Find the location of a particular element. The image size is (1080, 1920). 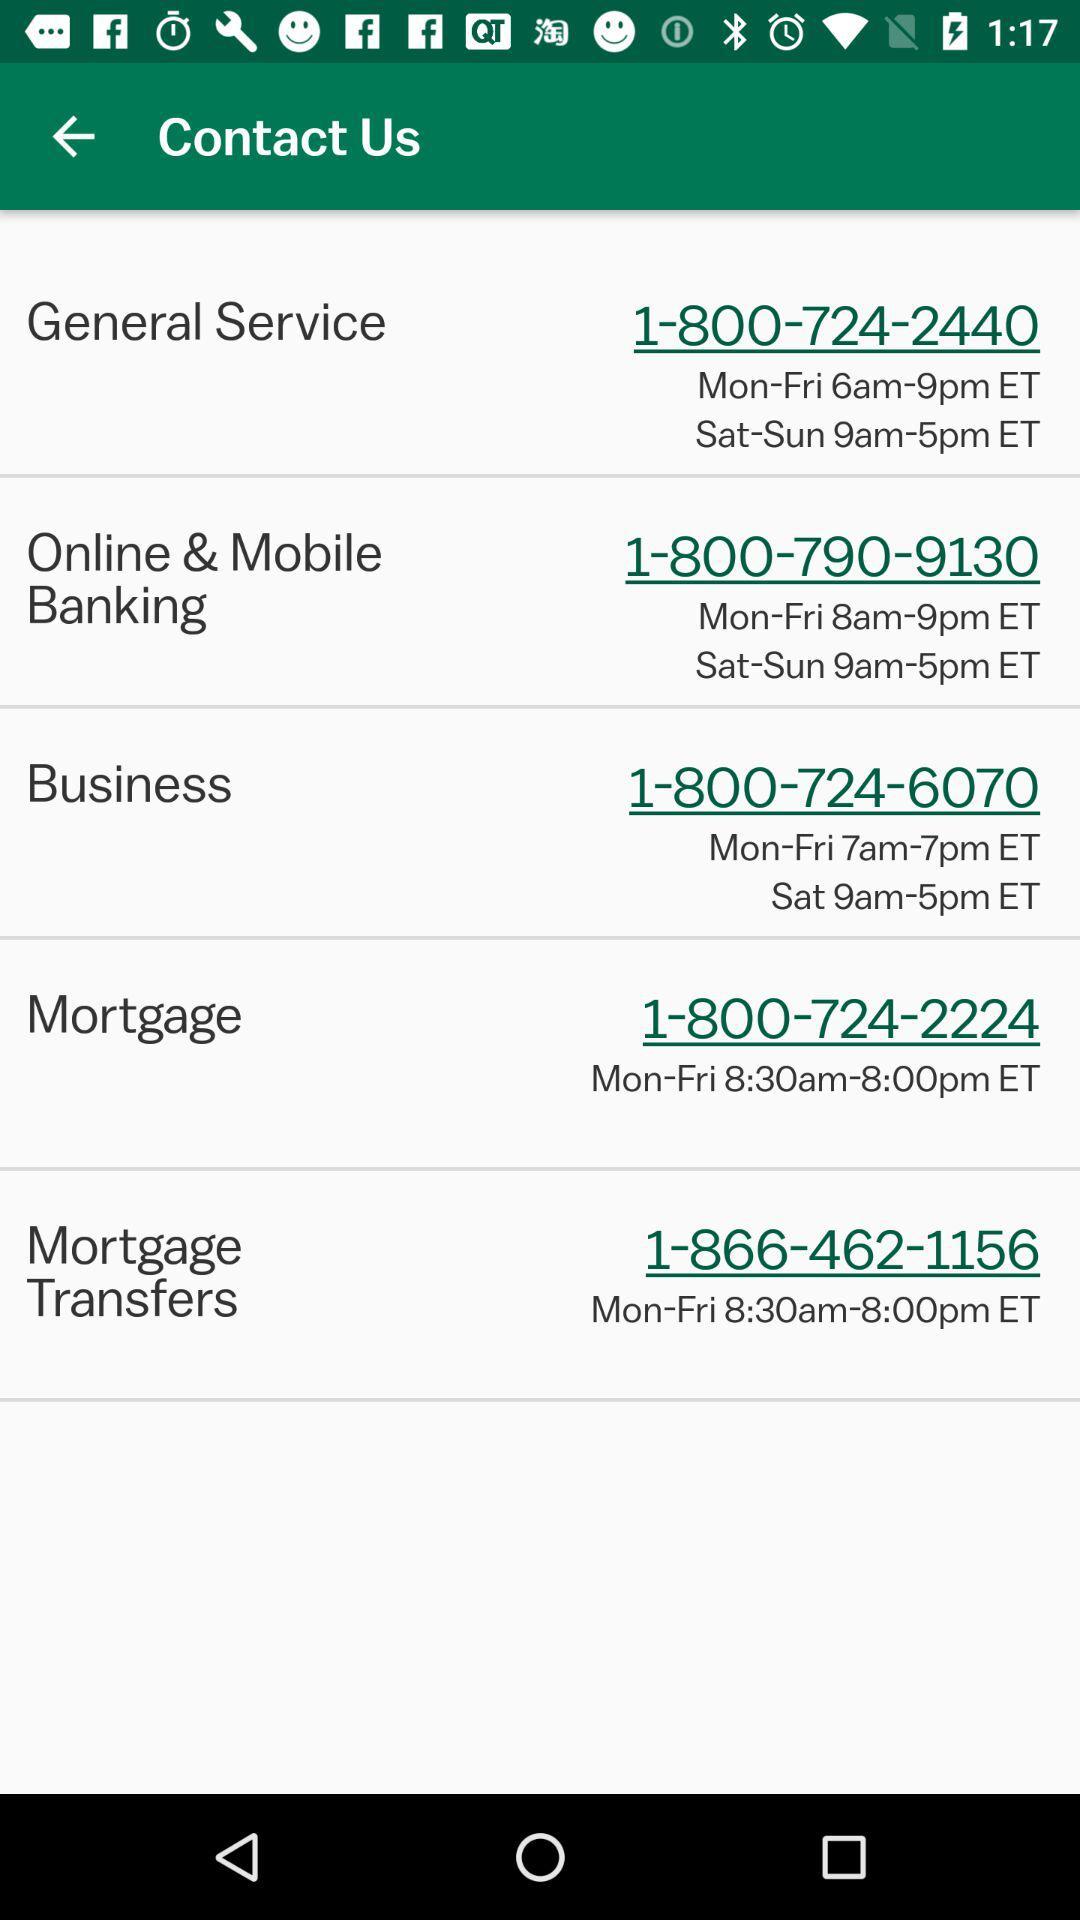

the item above the online & mobile banking item is located at coordinates (540, 474).